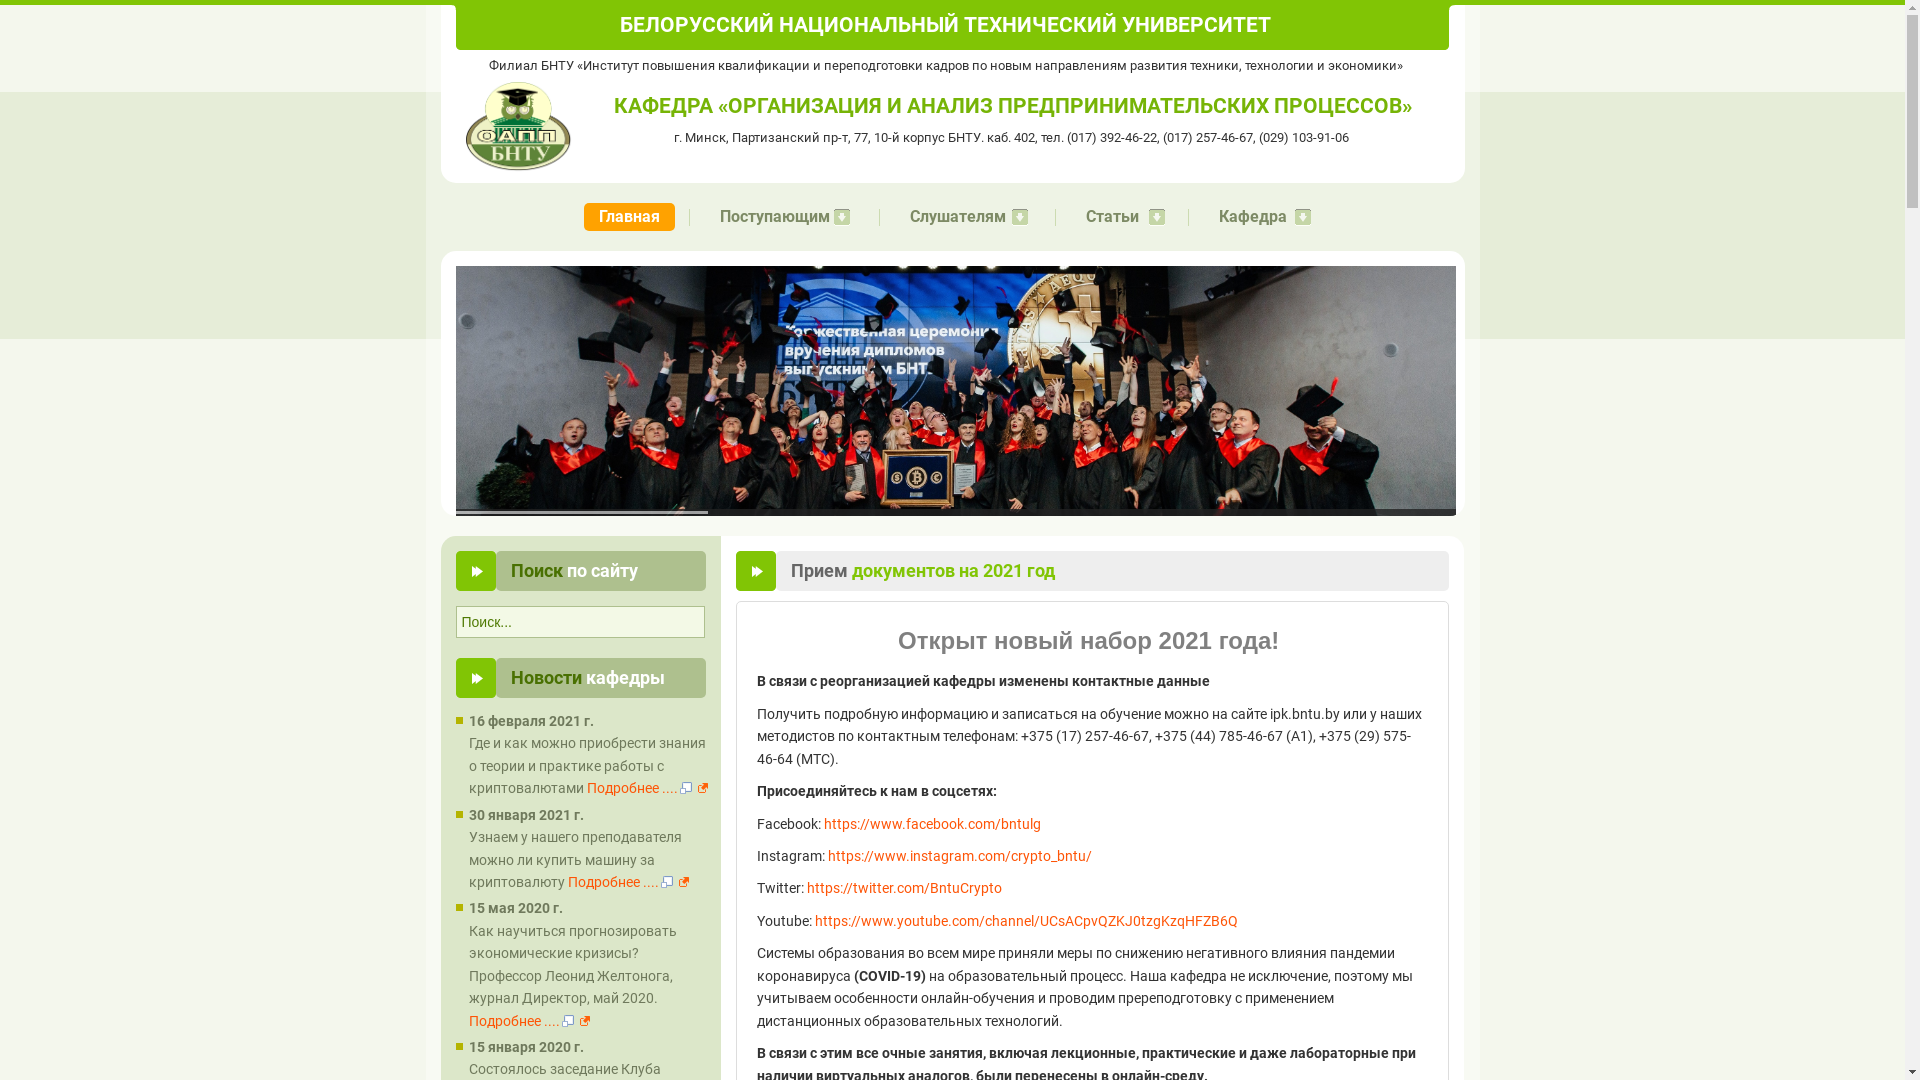  What do you see at coordinates (960, 855) in the screenshot?
I see `'https://www.instagram.com/crypto_bntu/'` at bounding box center [960, 855].